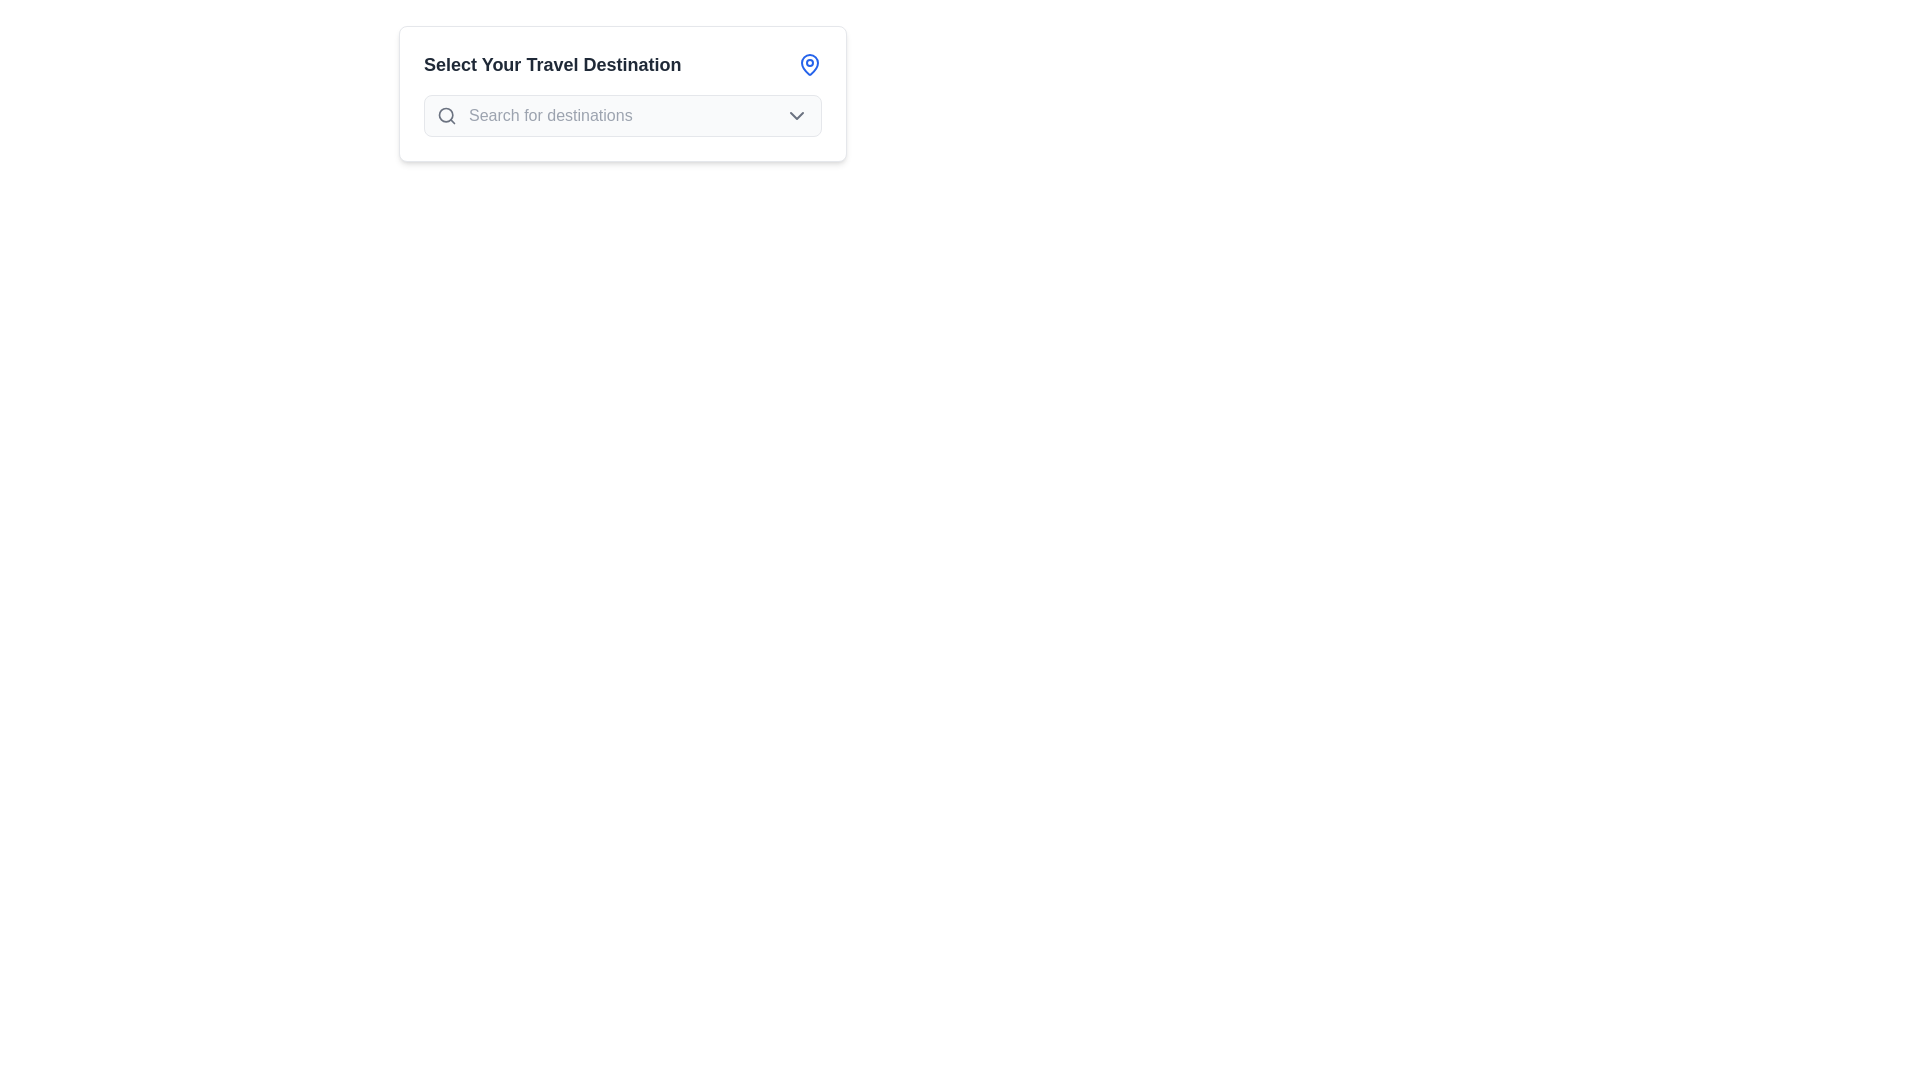 This screenshot has width=1920, height=1080. What do you see at coordinates (445, 115) in the screenshot?
I see `the circular magnifying glass icon located to the left of the search bar labeled 'Search for destinations'` at bounding box center [445, 115].